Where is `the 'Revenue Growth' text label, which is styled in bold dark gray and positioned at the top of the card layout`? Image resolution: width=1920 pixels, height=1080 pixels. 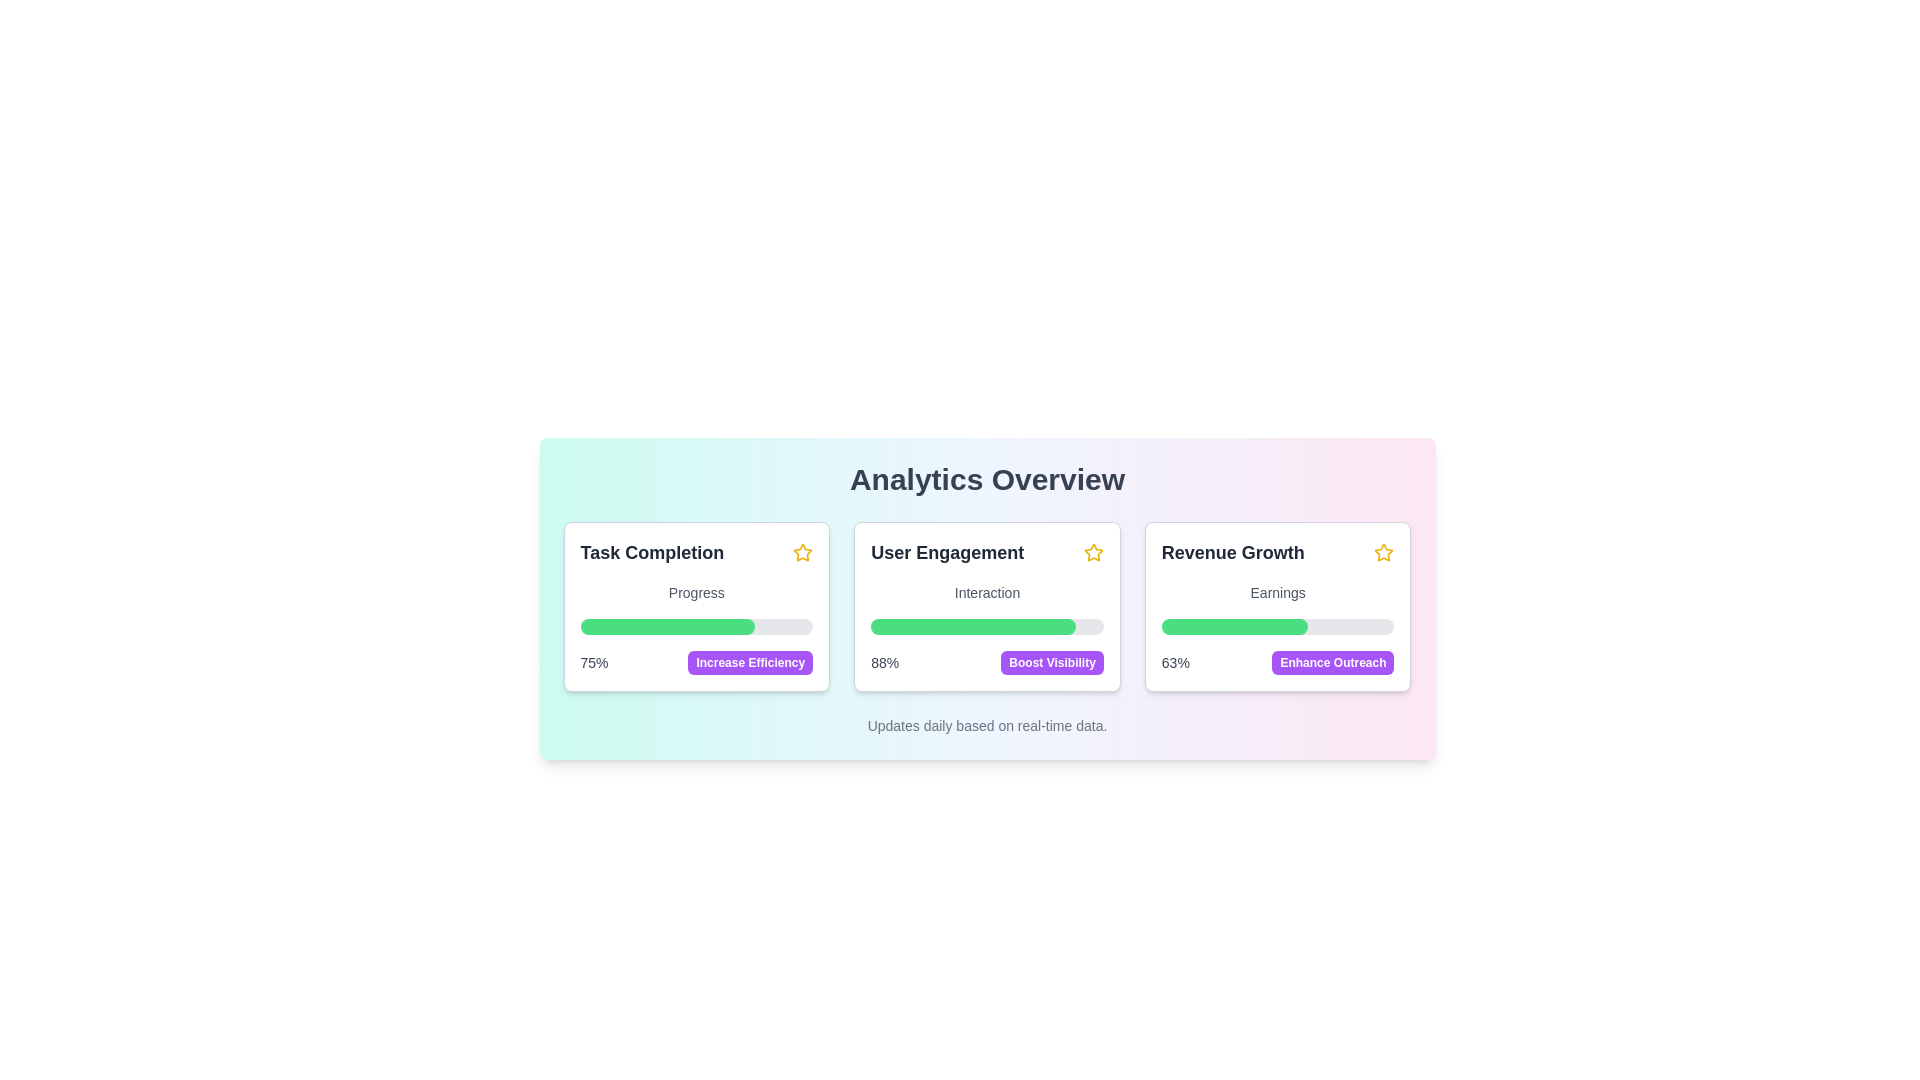 the 'Revenue Growth' text label, which is styled in bold dark gray and positioned at the top of the card layout is located at coordinates (1232, 552).